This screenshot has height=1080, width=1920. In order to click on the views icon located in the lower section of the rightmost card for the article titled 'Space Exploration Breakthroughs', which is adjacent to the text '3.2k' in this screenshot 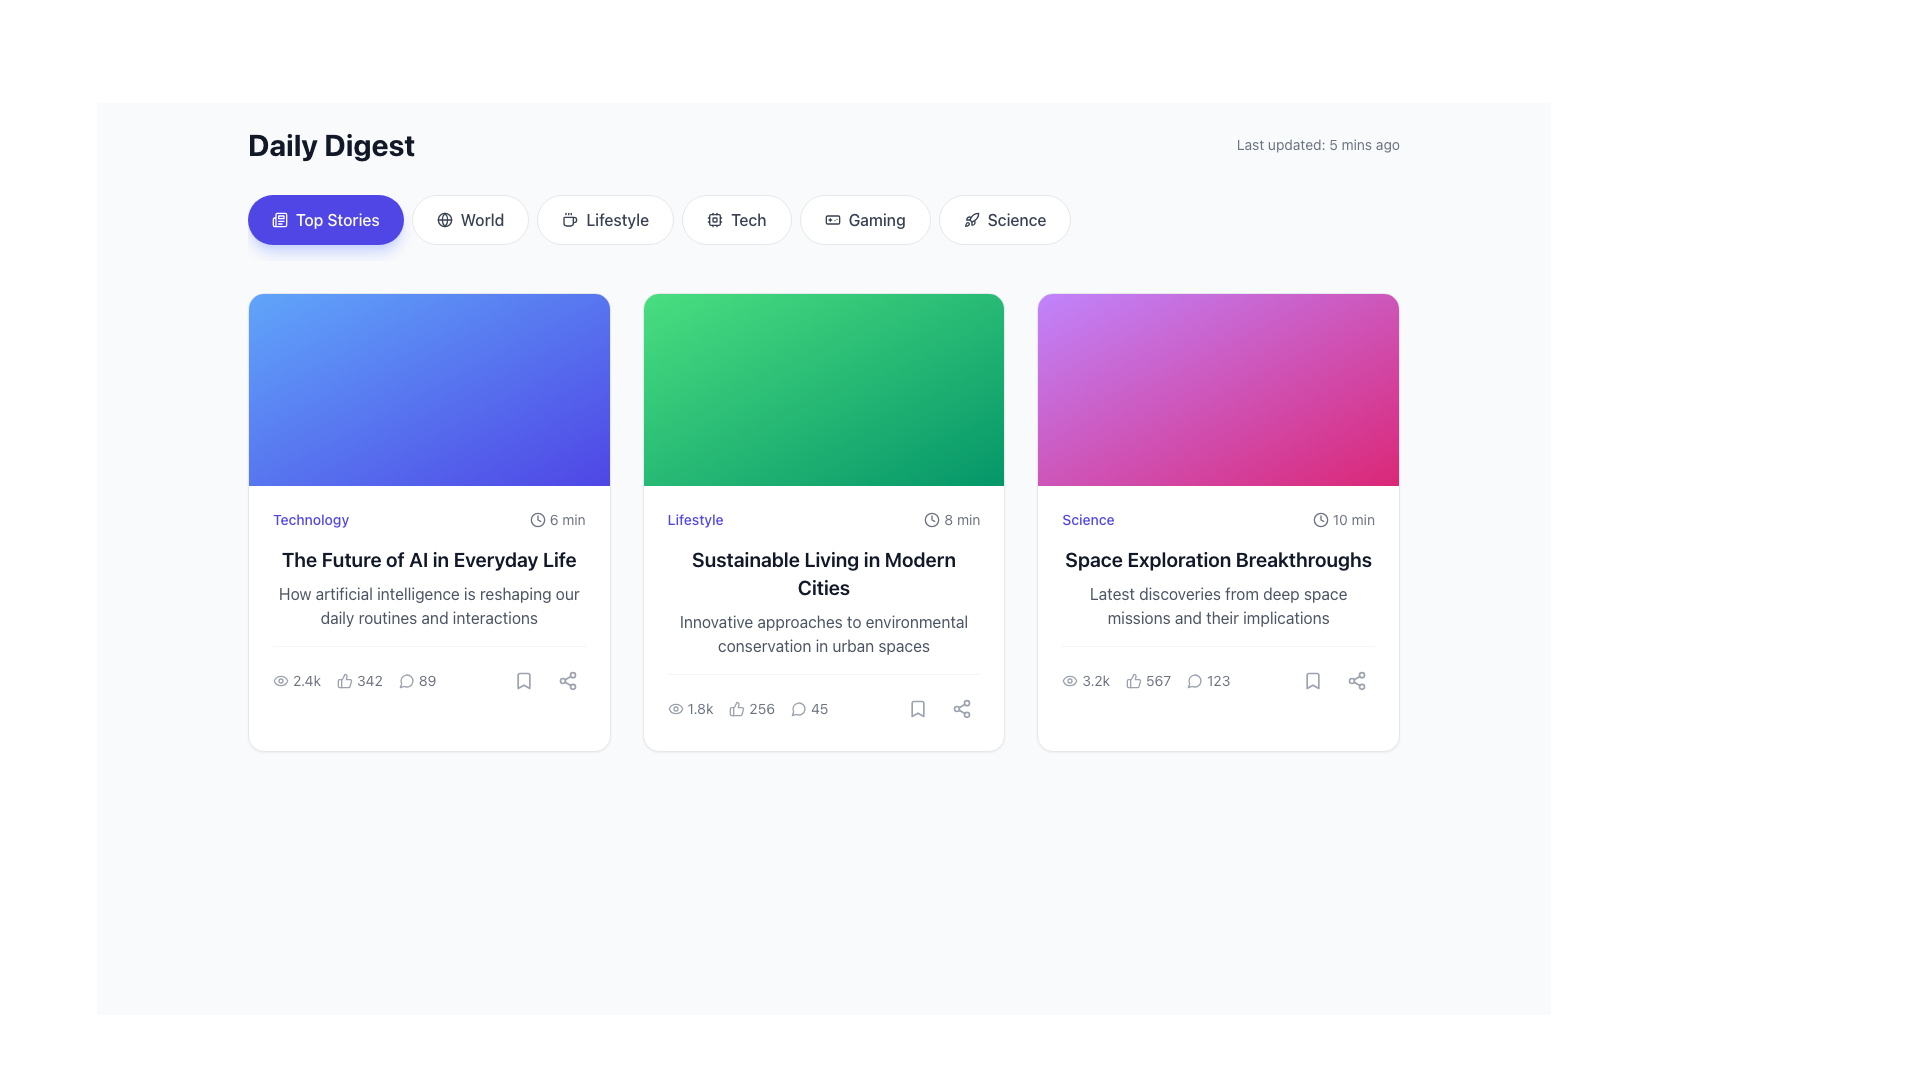, I will do `click(1069, 680)`.